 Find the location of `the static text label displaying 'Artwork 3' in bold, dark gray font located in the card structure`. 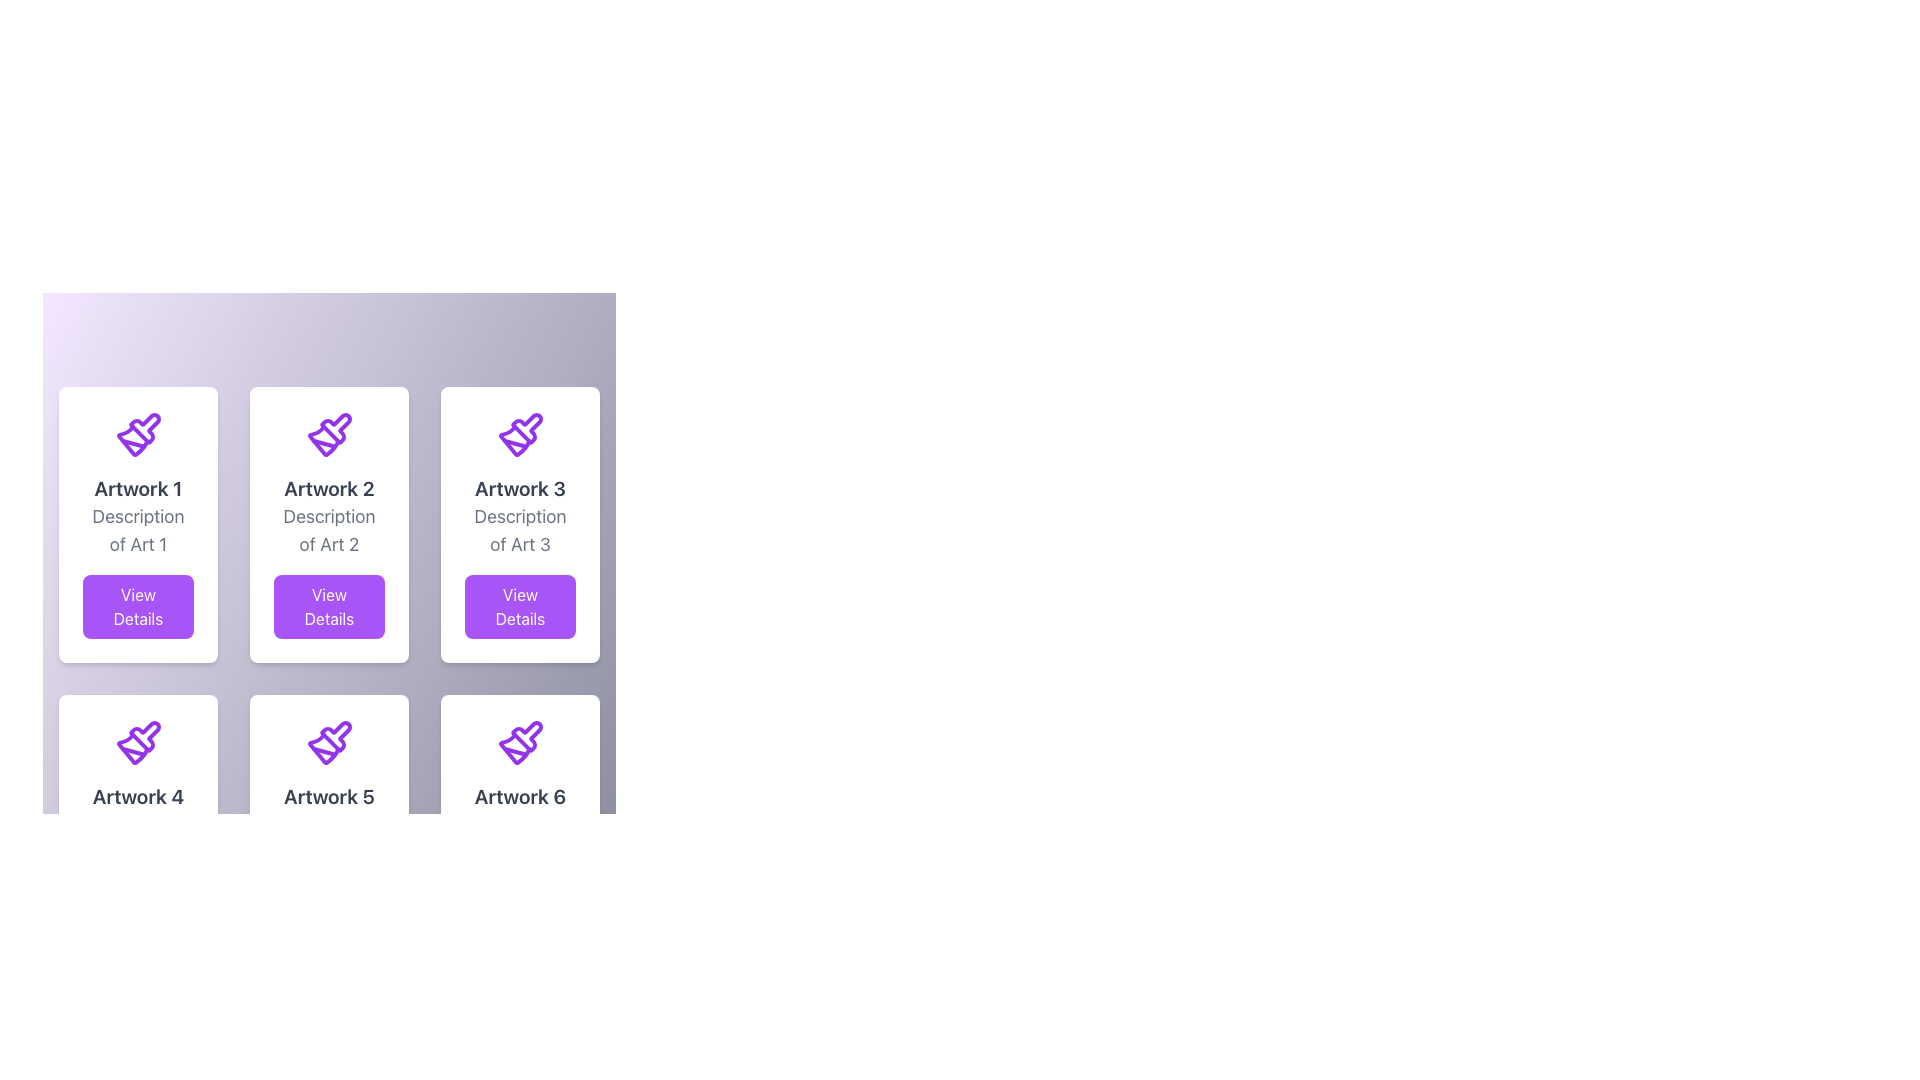

the static text label displaying 'Artwork 3' in bold, dark gray font located in the card structure is located at coordinates (520, 489).